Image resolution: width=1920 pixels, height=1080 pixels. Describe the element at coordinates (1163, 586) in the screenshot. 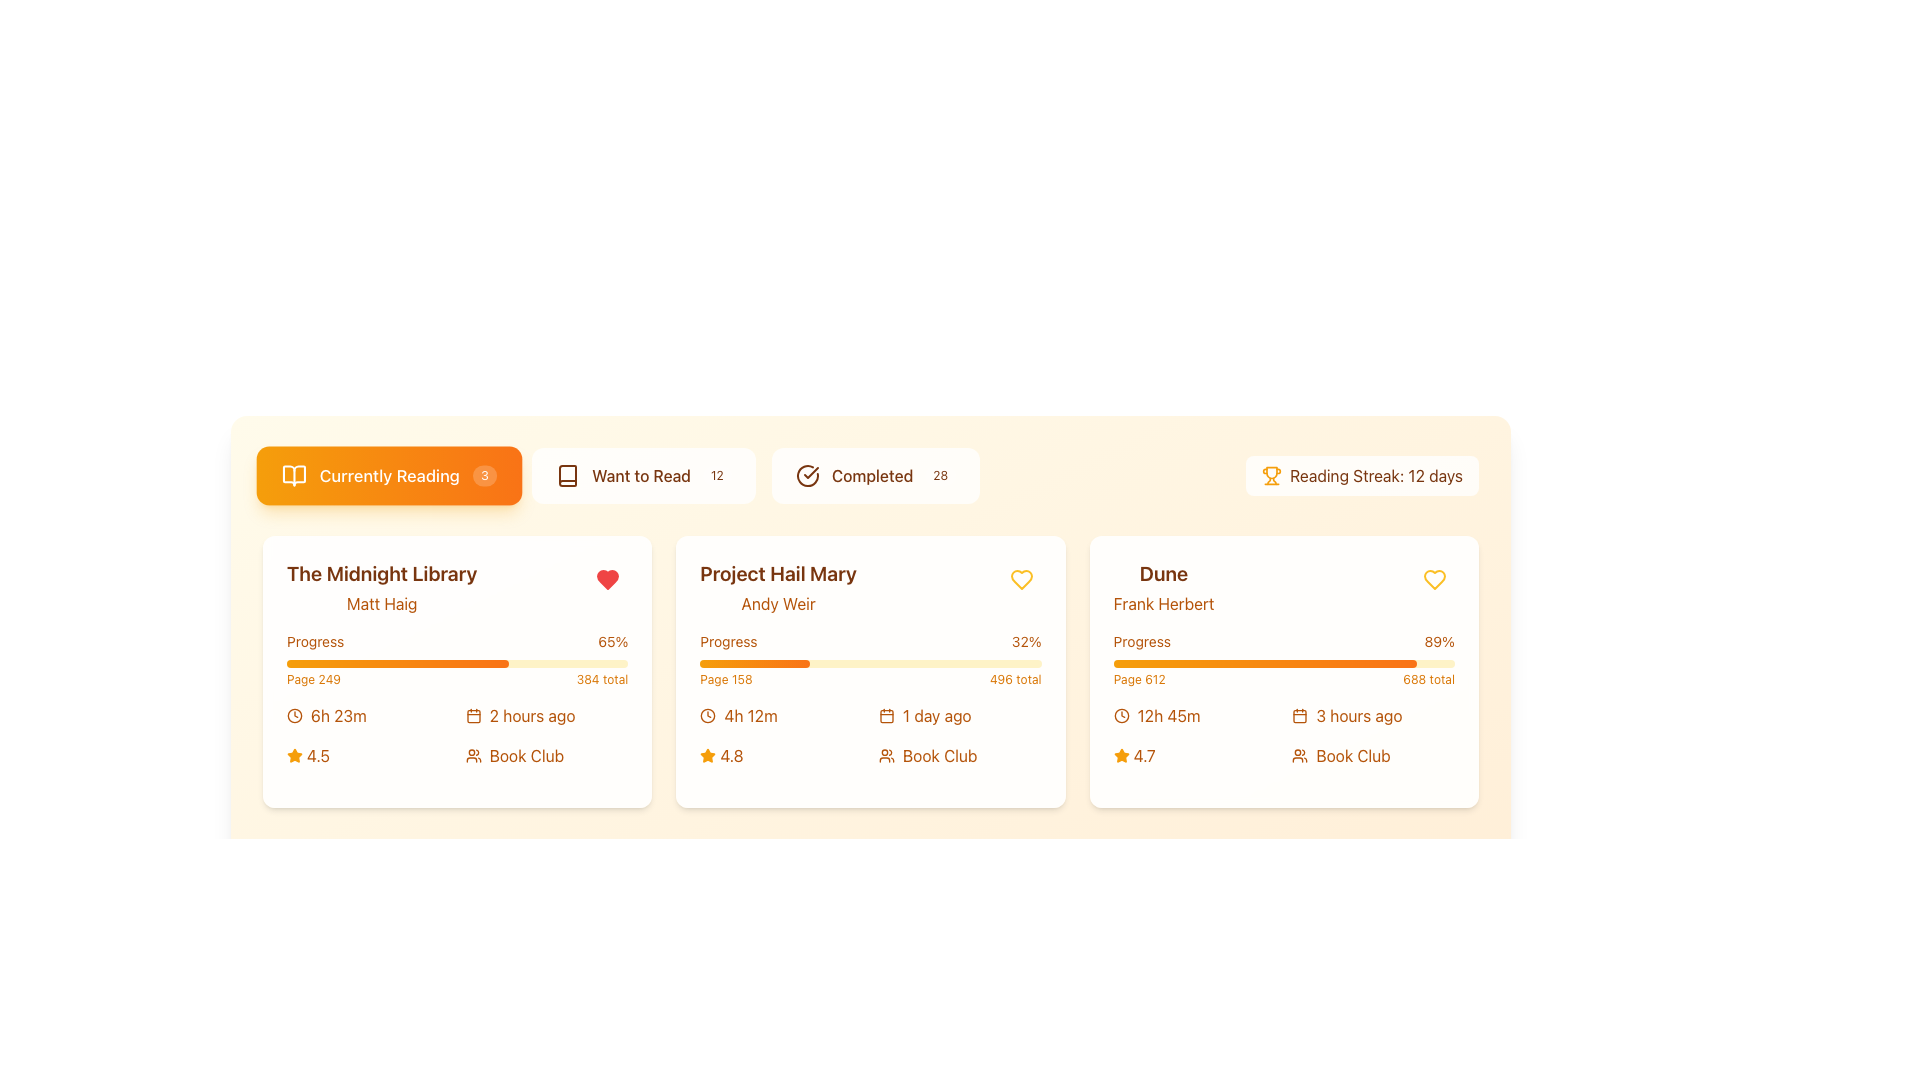

I see `the Text Display element that shows 'Dune' in bold amber and 'Frank Herbert' in lighter amber, located in the third card from the left above the progress bar` at that location.